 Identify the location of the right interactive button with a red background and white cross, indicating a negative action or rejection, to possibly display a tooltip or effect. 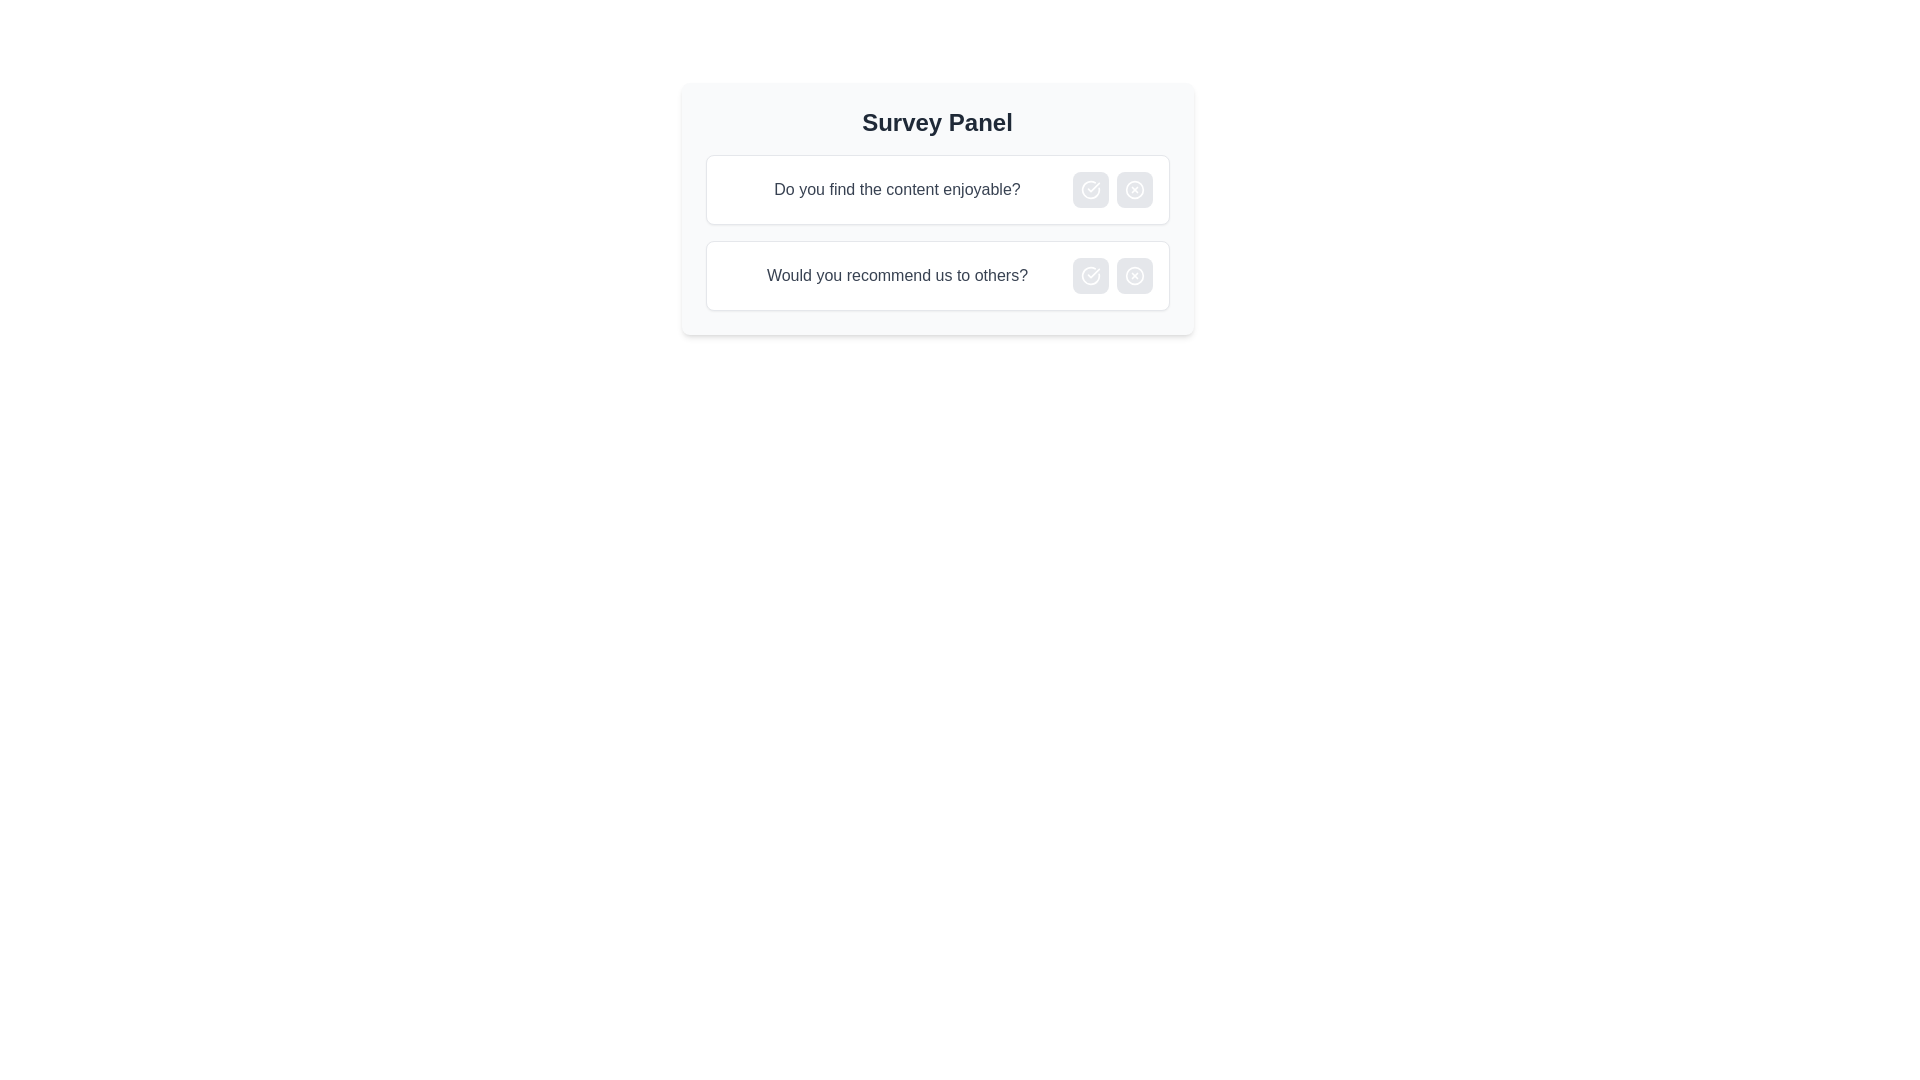
(1111, 189).